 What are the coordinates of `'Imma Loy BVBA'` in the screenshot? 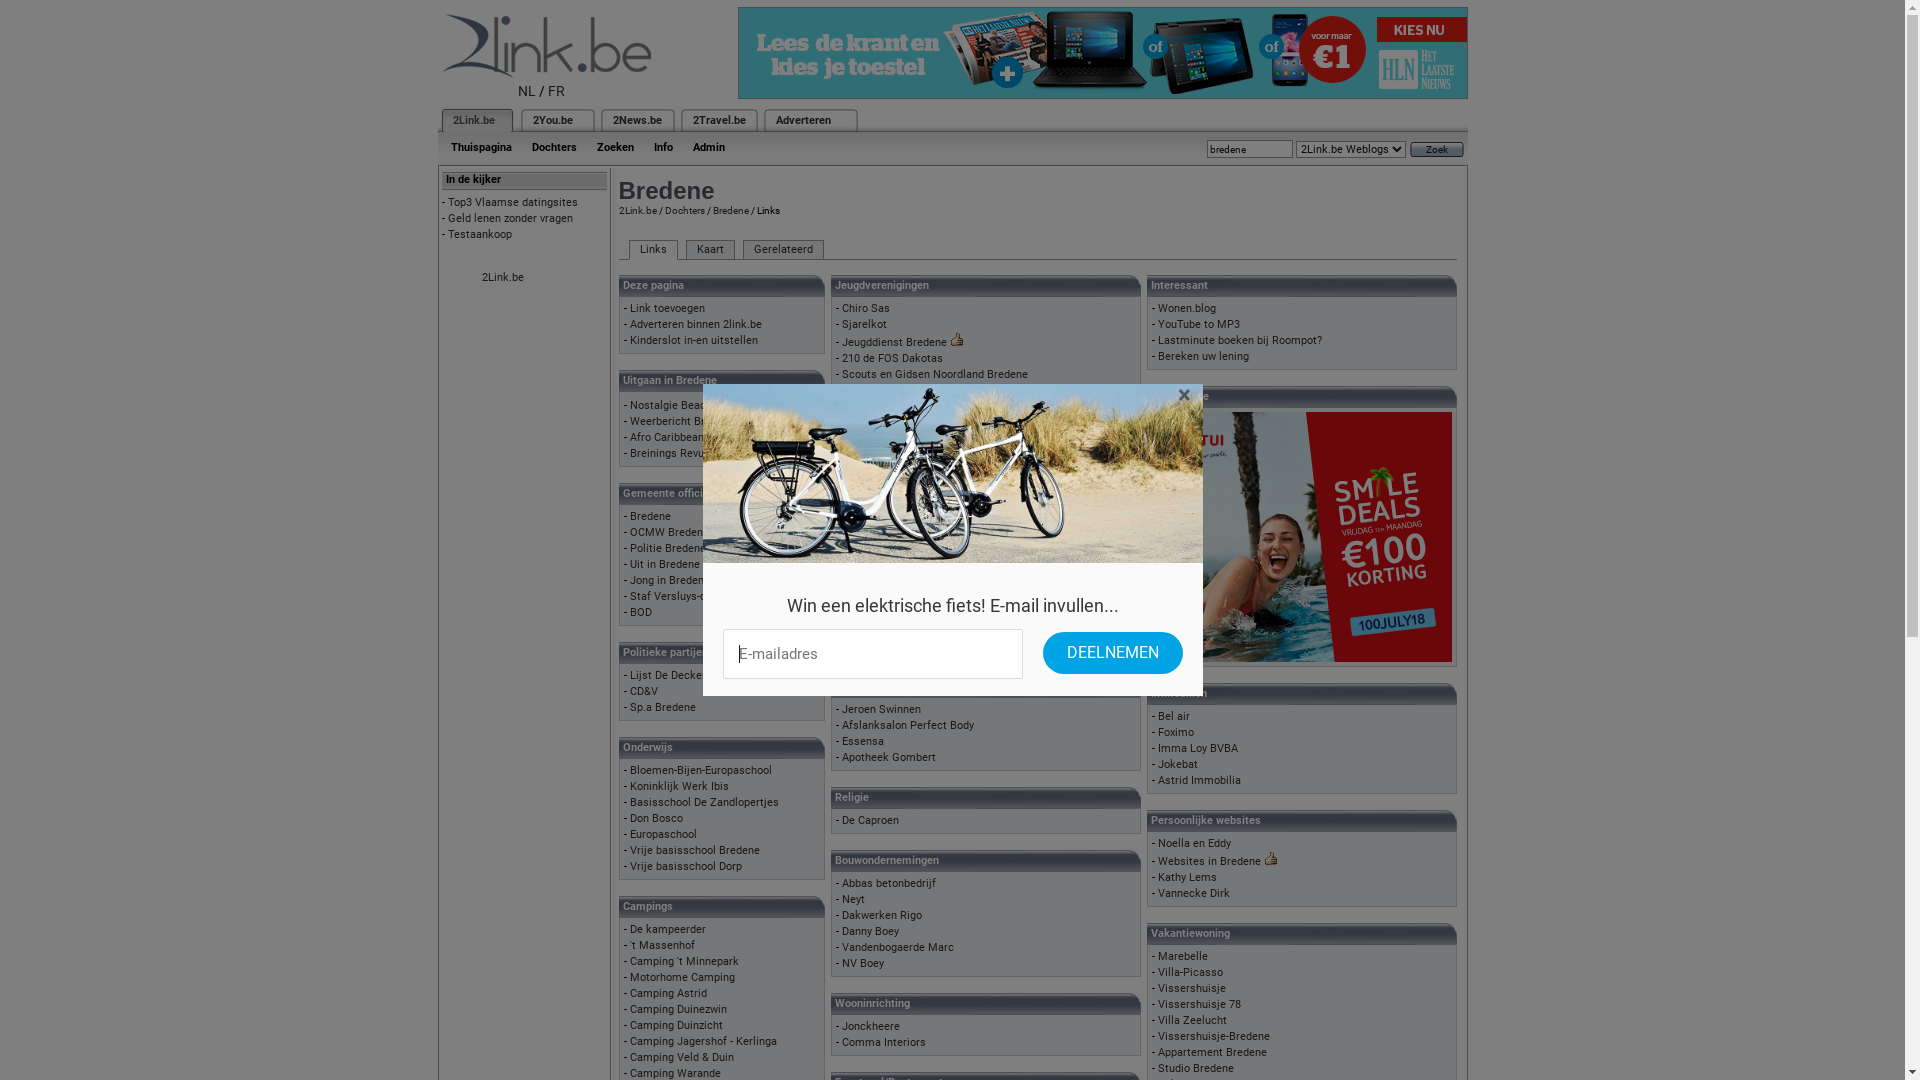 It's located at (1198, 748).